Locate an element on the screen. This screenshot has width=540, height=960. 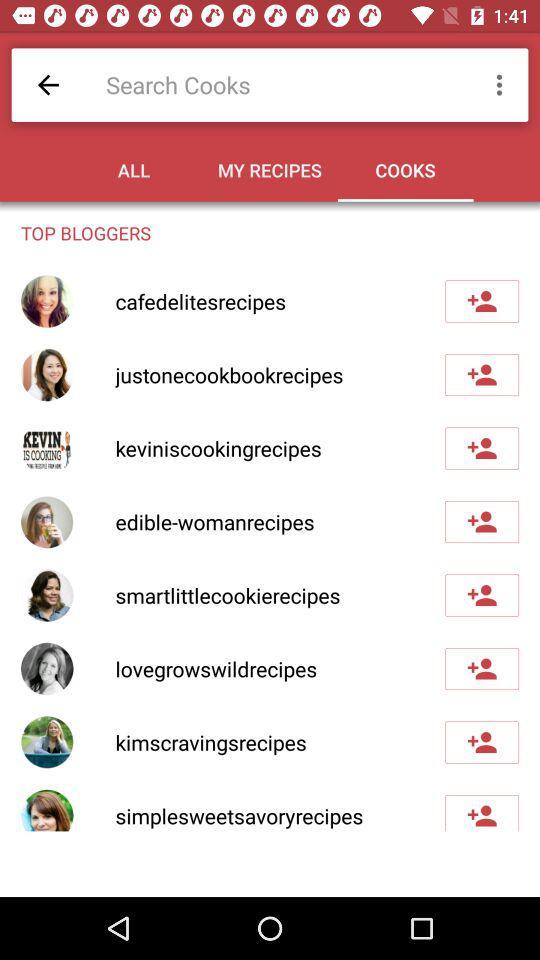
user to your list is located at coordinates (481, 741).